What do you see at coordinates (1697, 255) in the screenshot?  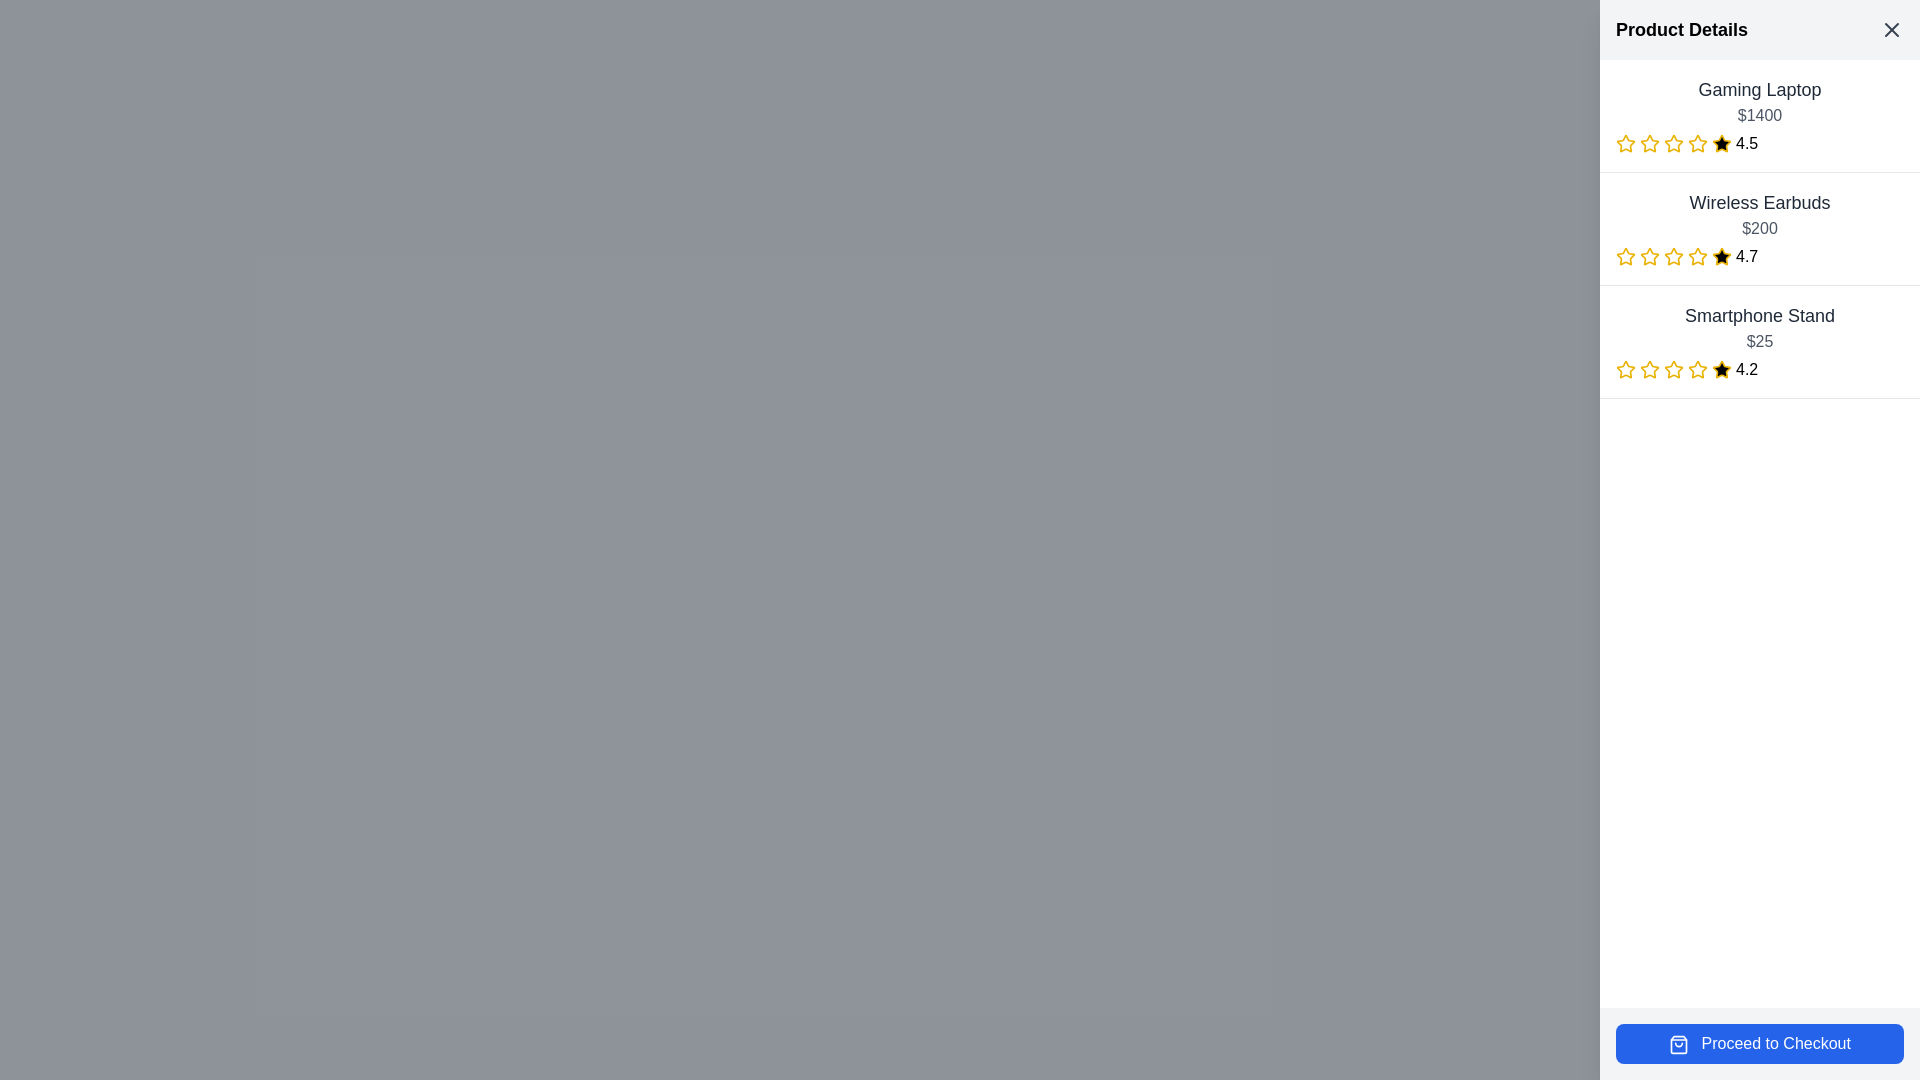 I see `the yellow star icon, which is the fourth in a horizontal row of five stars representing ratings for the 'Wireless Earbuds' product card` at bounding box center [1697, 255].